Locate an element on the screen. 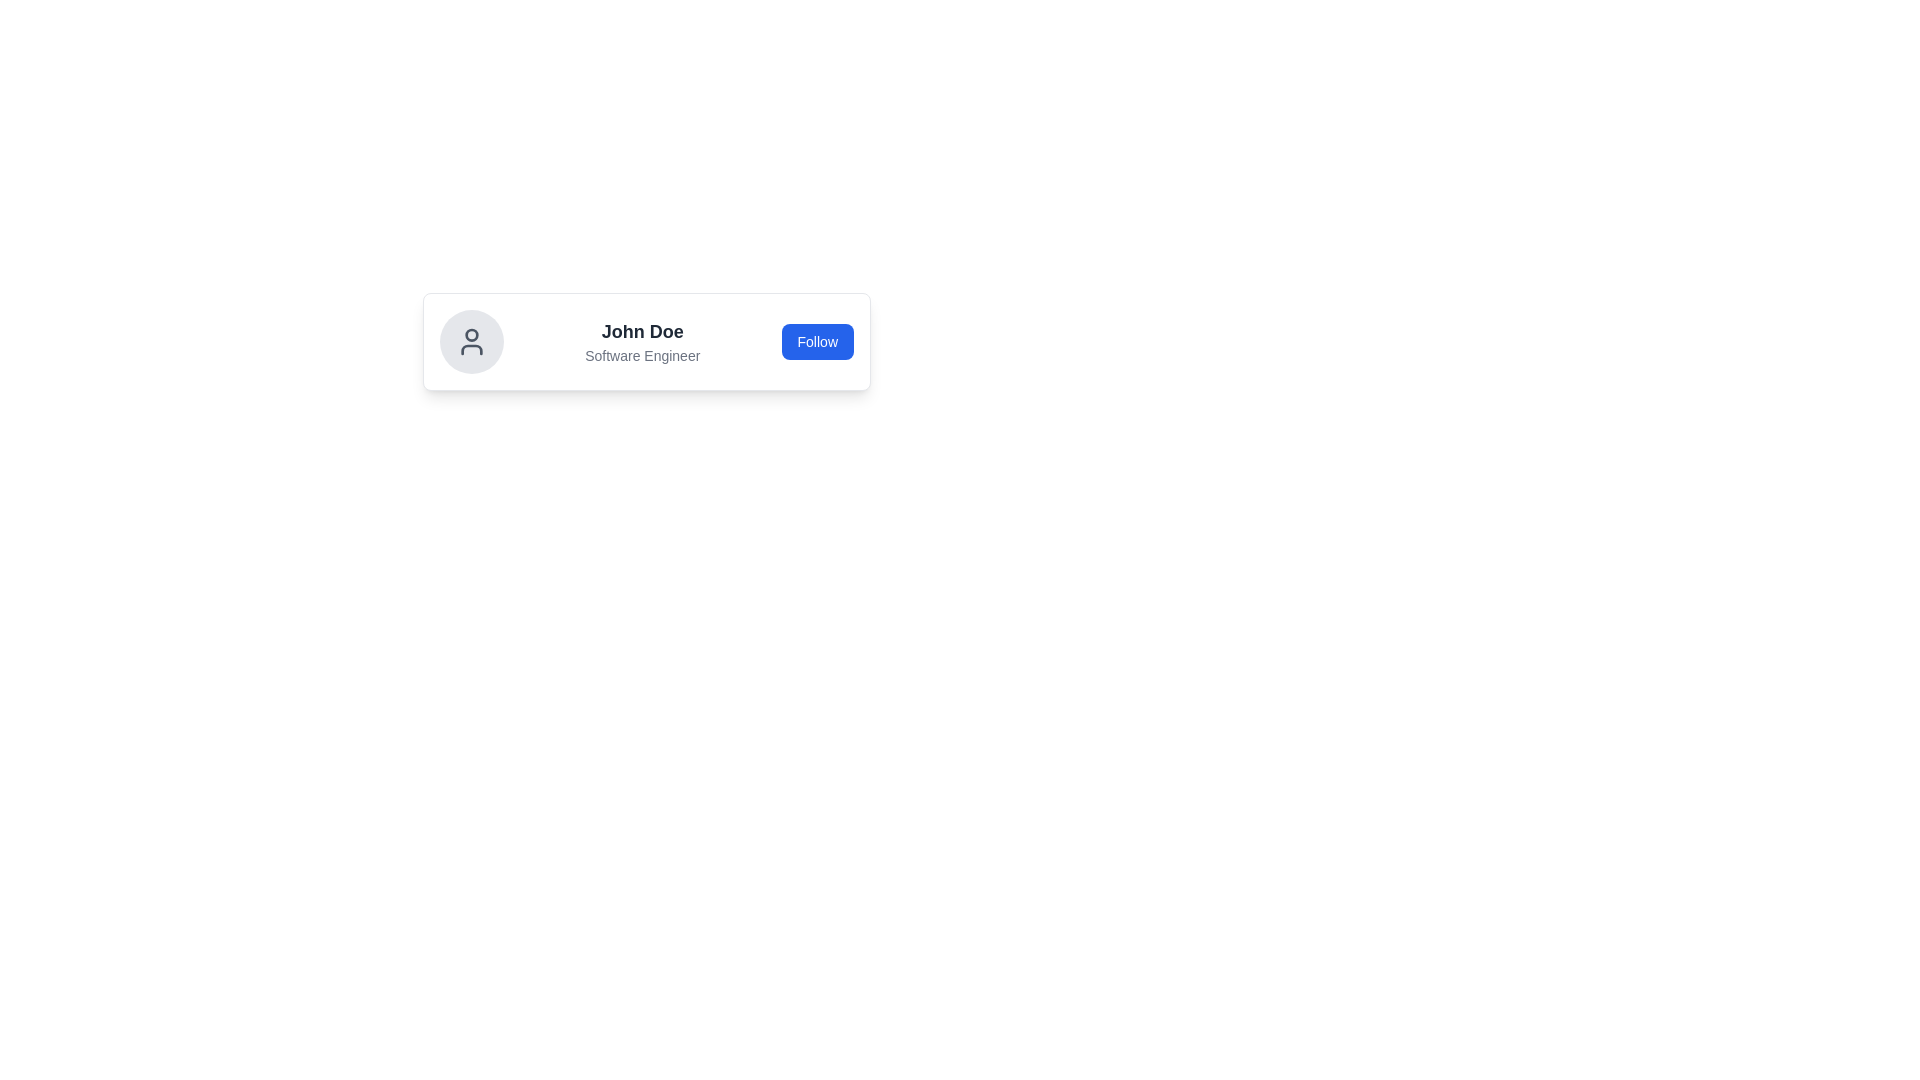  the circular user profile icon, which features a minimalist outline of a person in gray is located at coordinates (470, 341).